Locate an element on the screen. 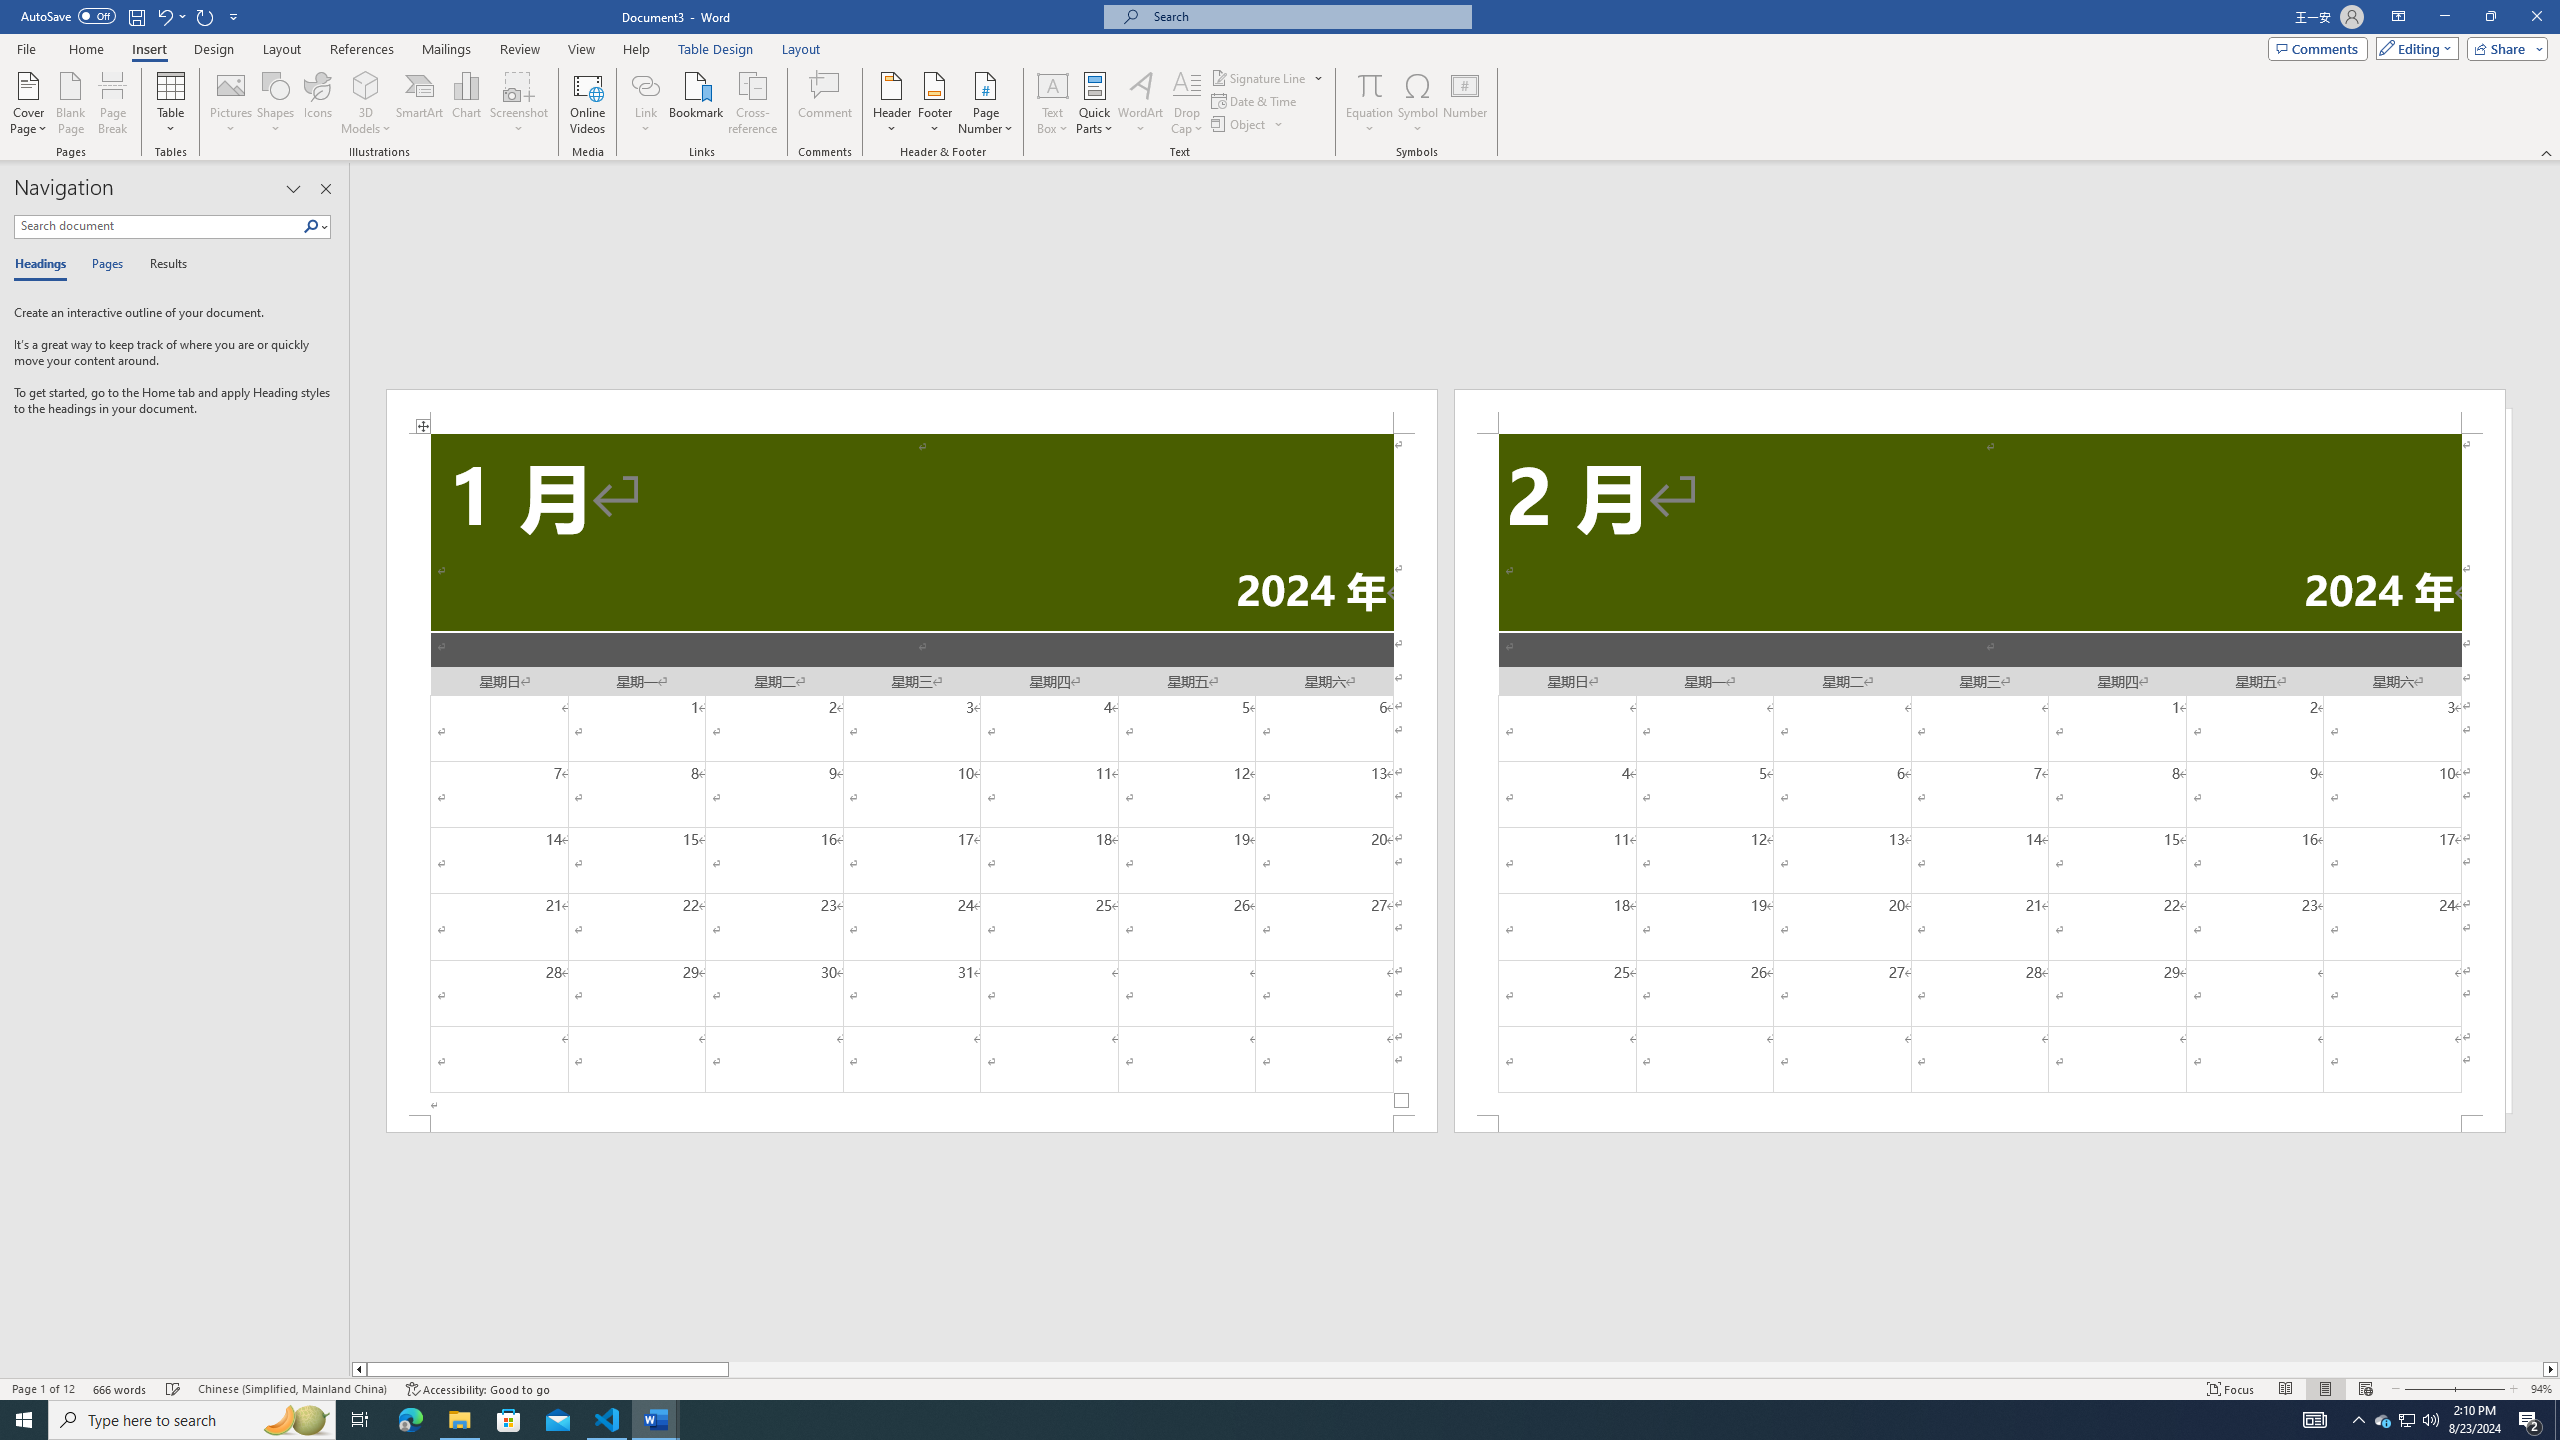  'Task Pane Options' is located at coordinates (293, 188).